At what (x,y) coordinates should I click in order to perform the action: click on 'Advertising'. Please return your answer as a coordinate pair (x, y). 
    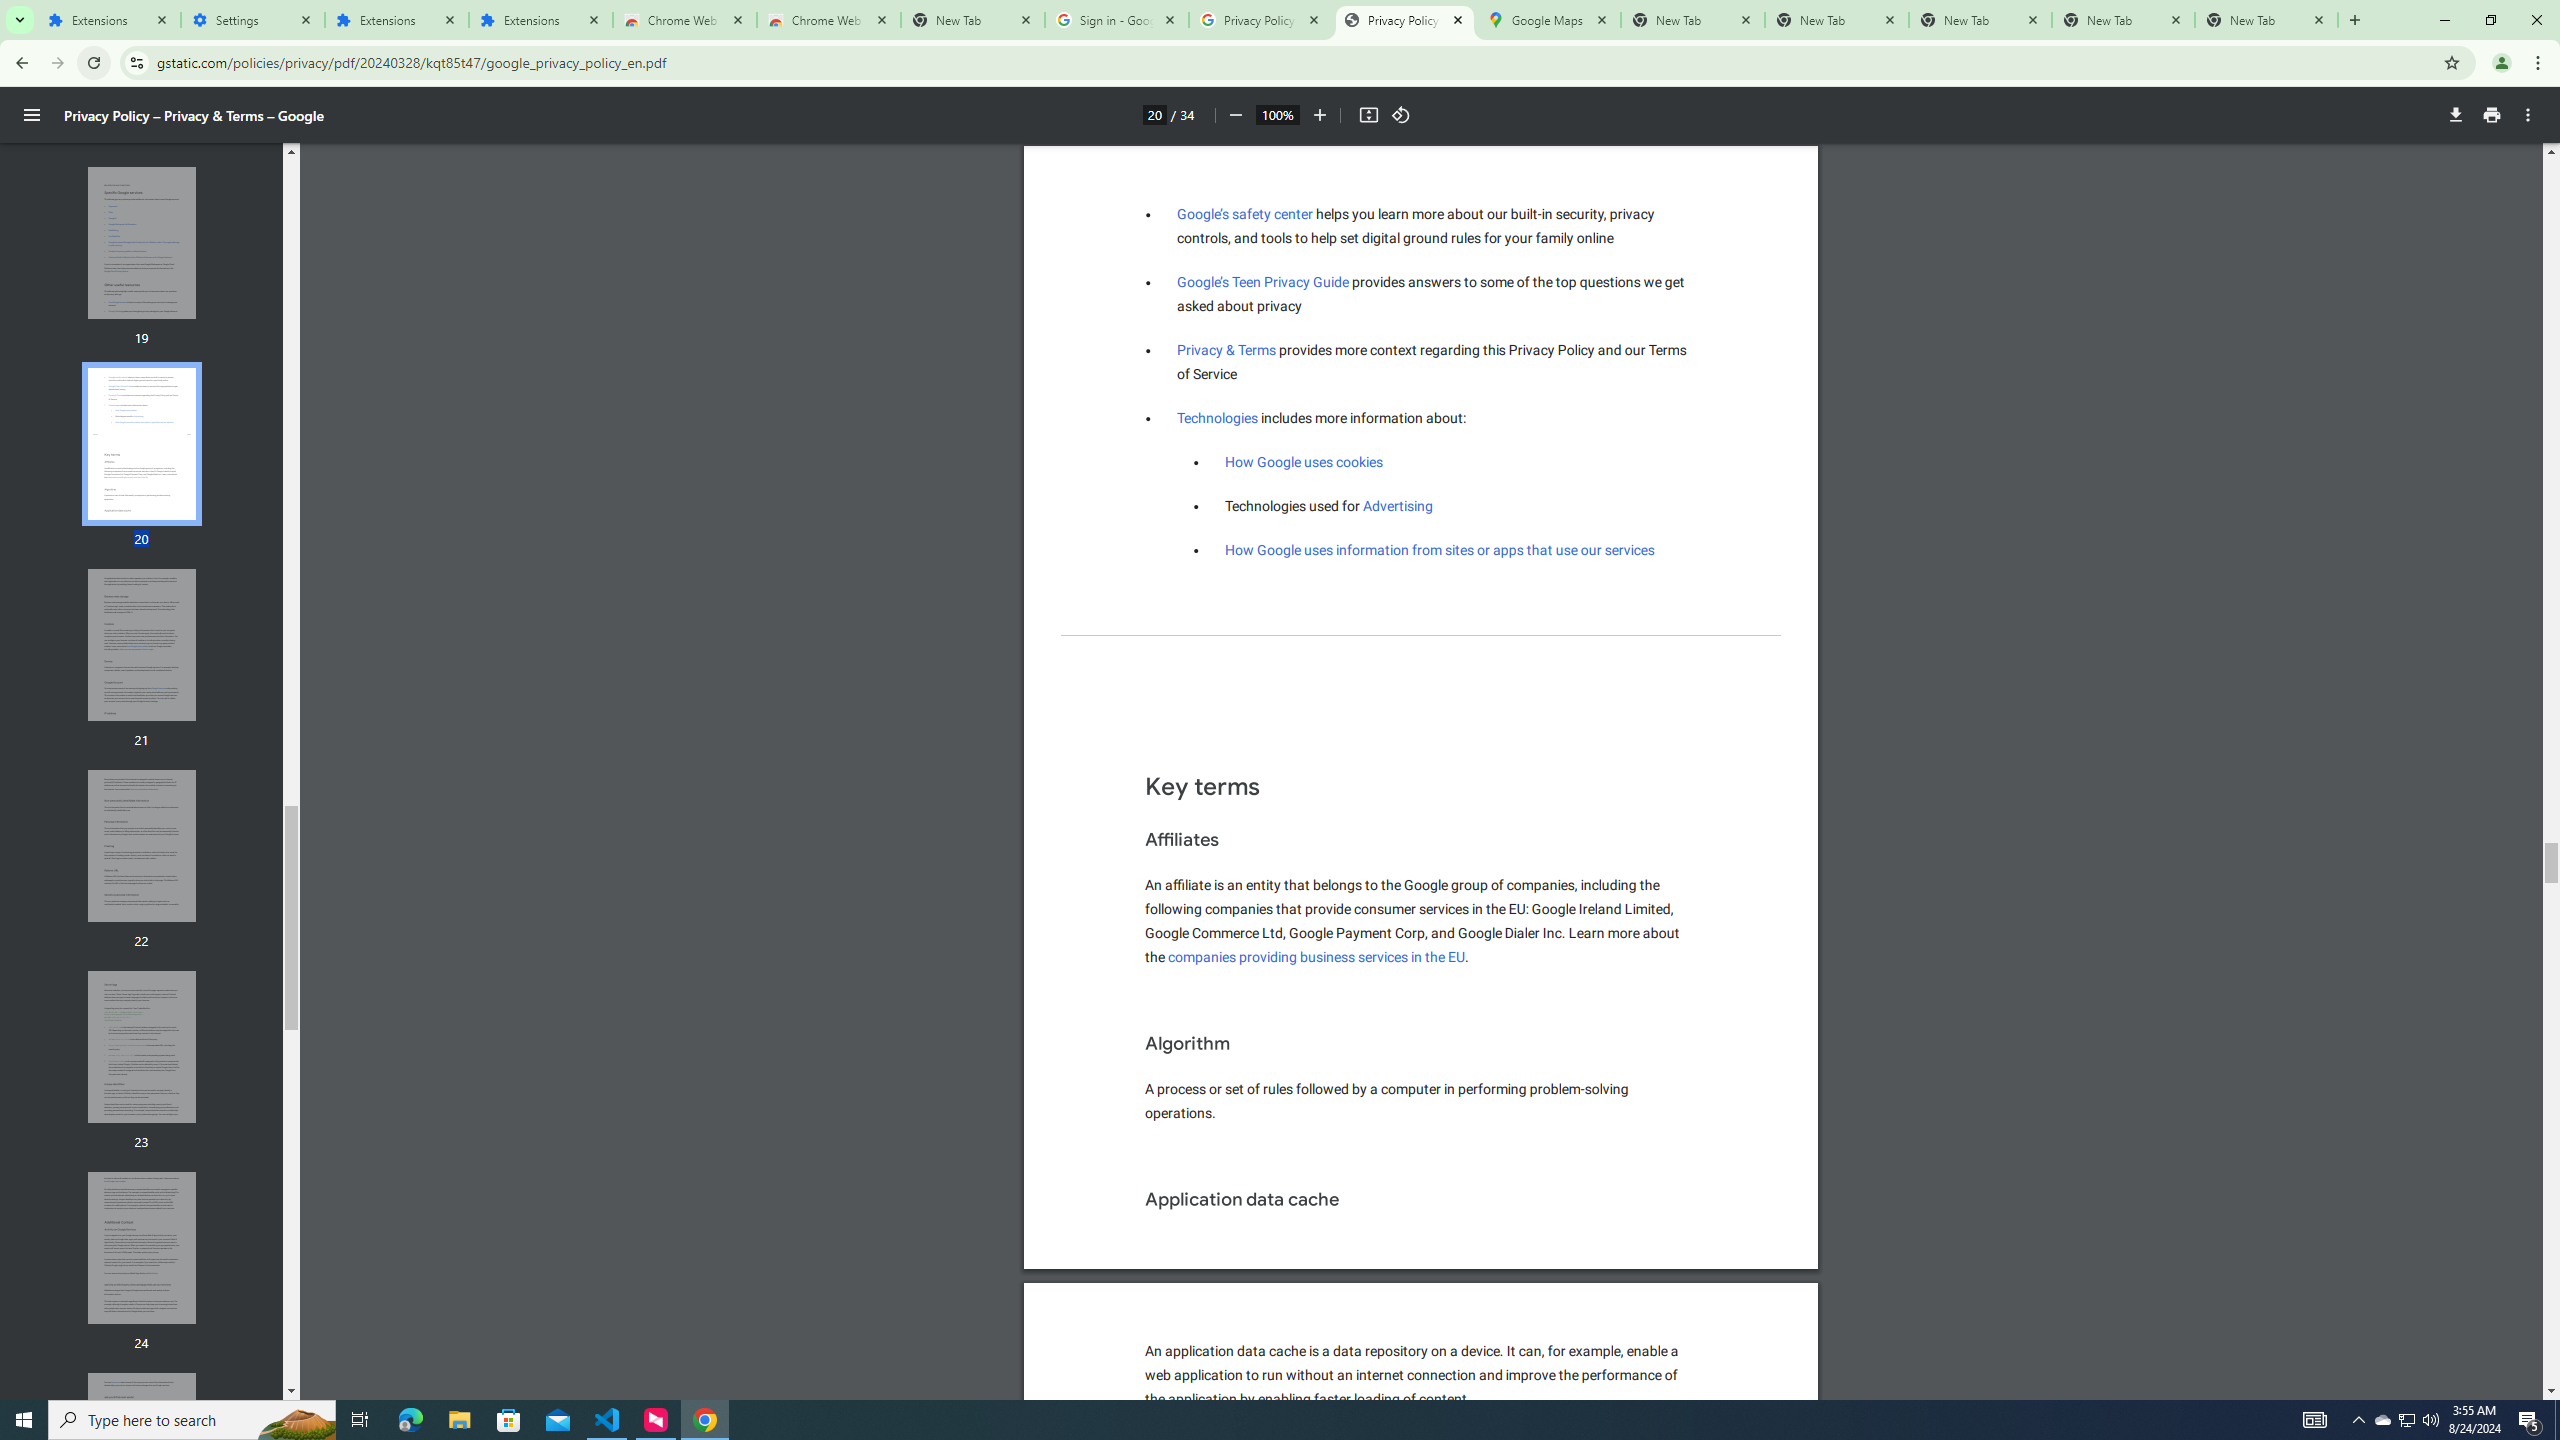
    Looking at the image, I should click on (1397, 505).